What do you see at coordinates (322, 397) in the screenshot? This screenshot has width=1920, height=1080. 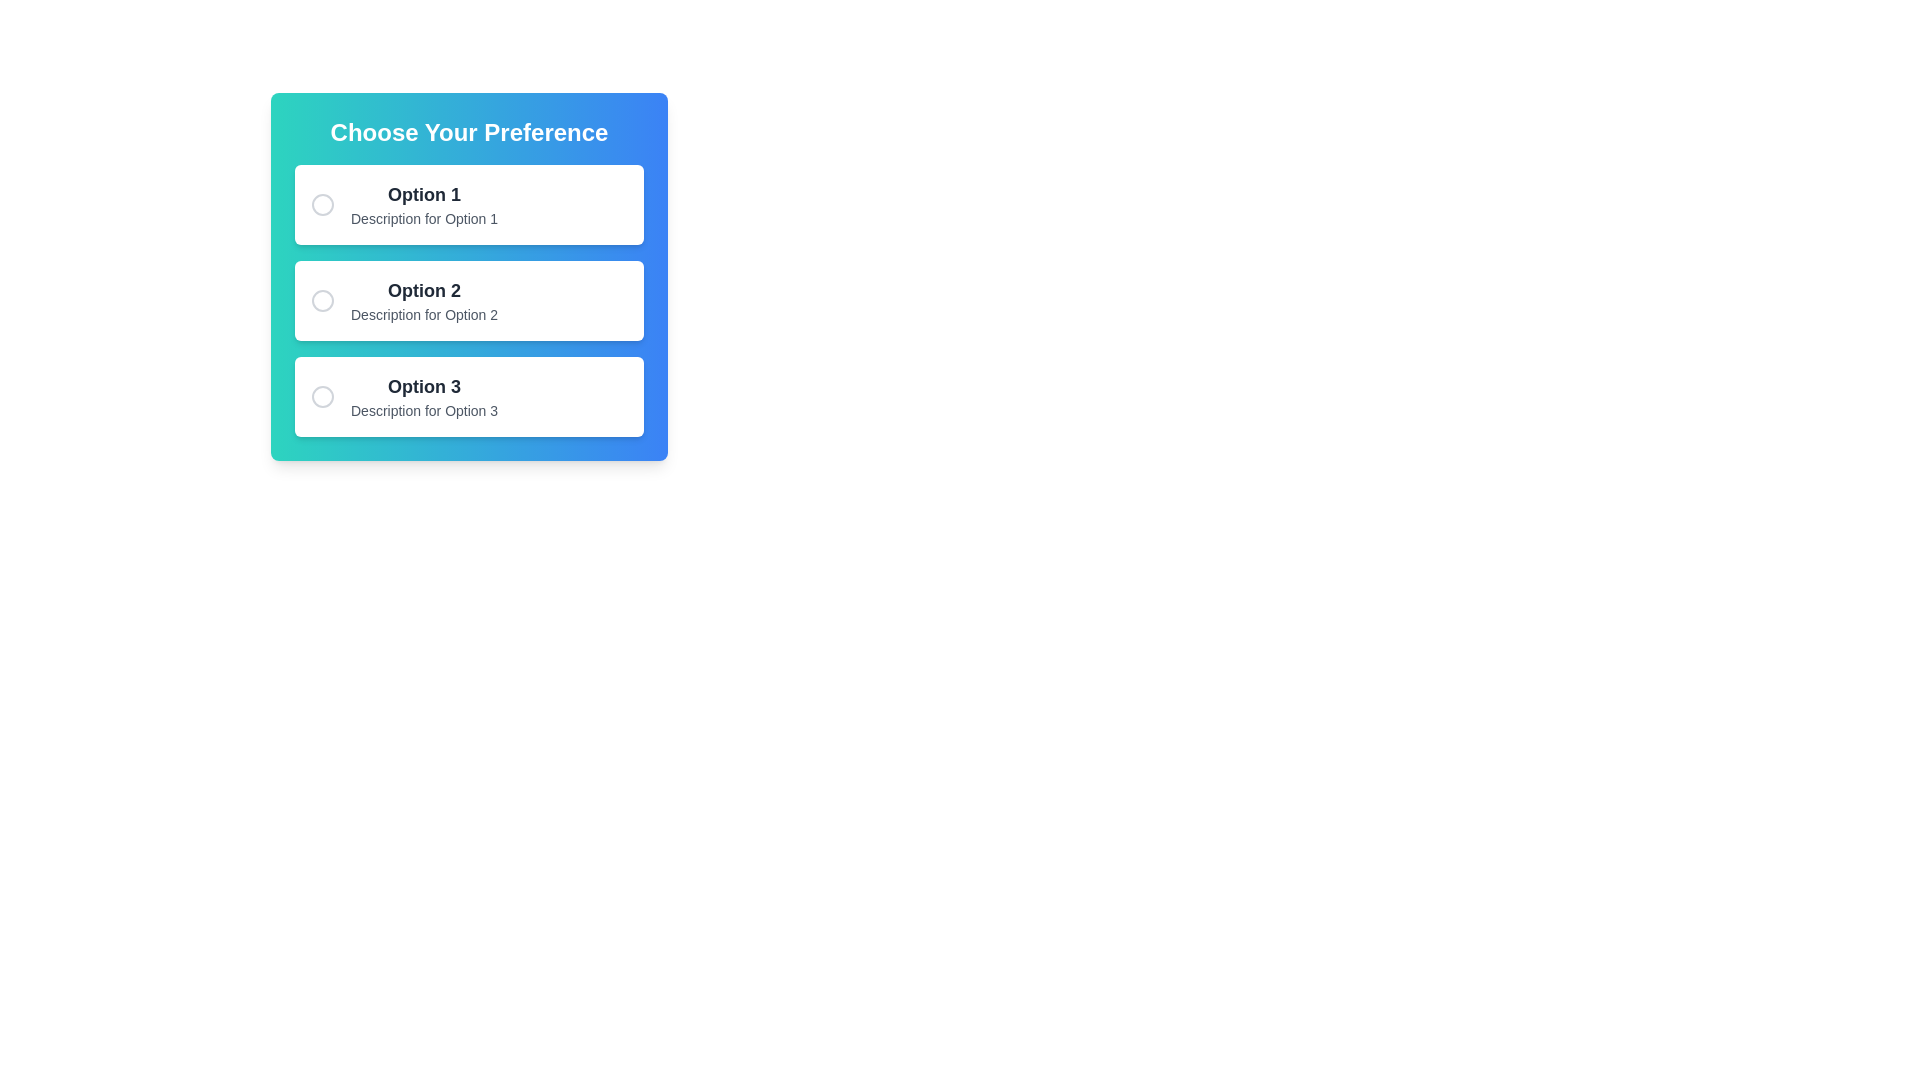 I see `the circular radio button icon located to the left of 'Option 3' in the selection list` at bounding box center [322, 397].